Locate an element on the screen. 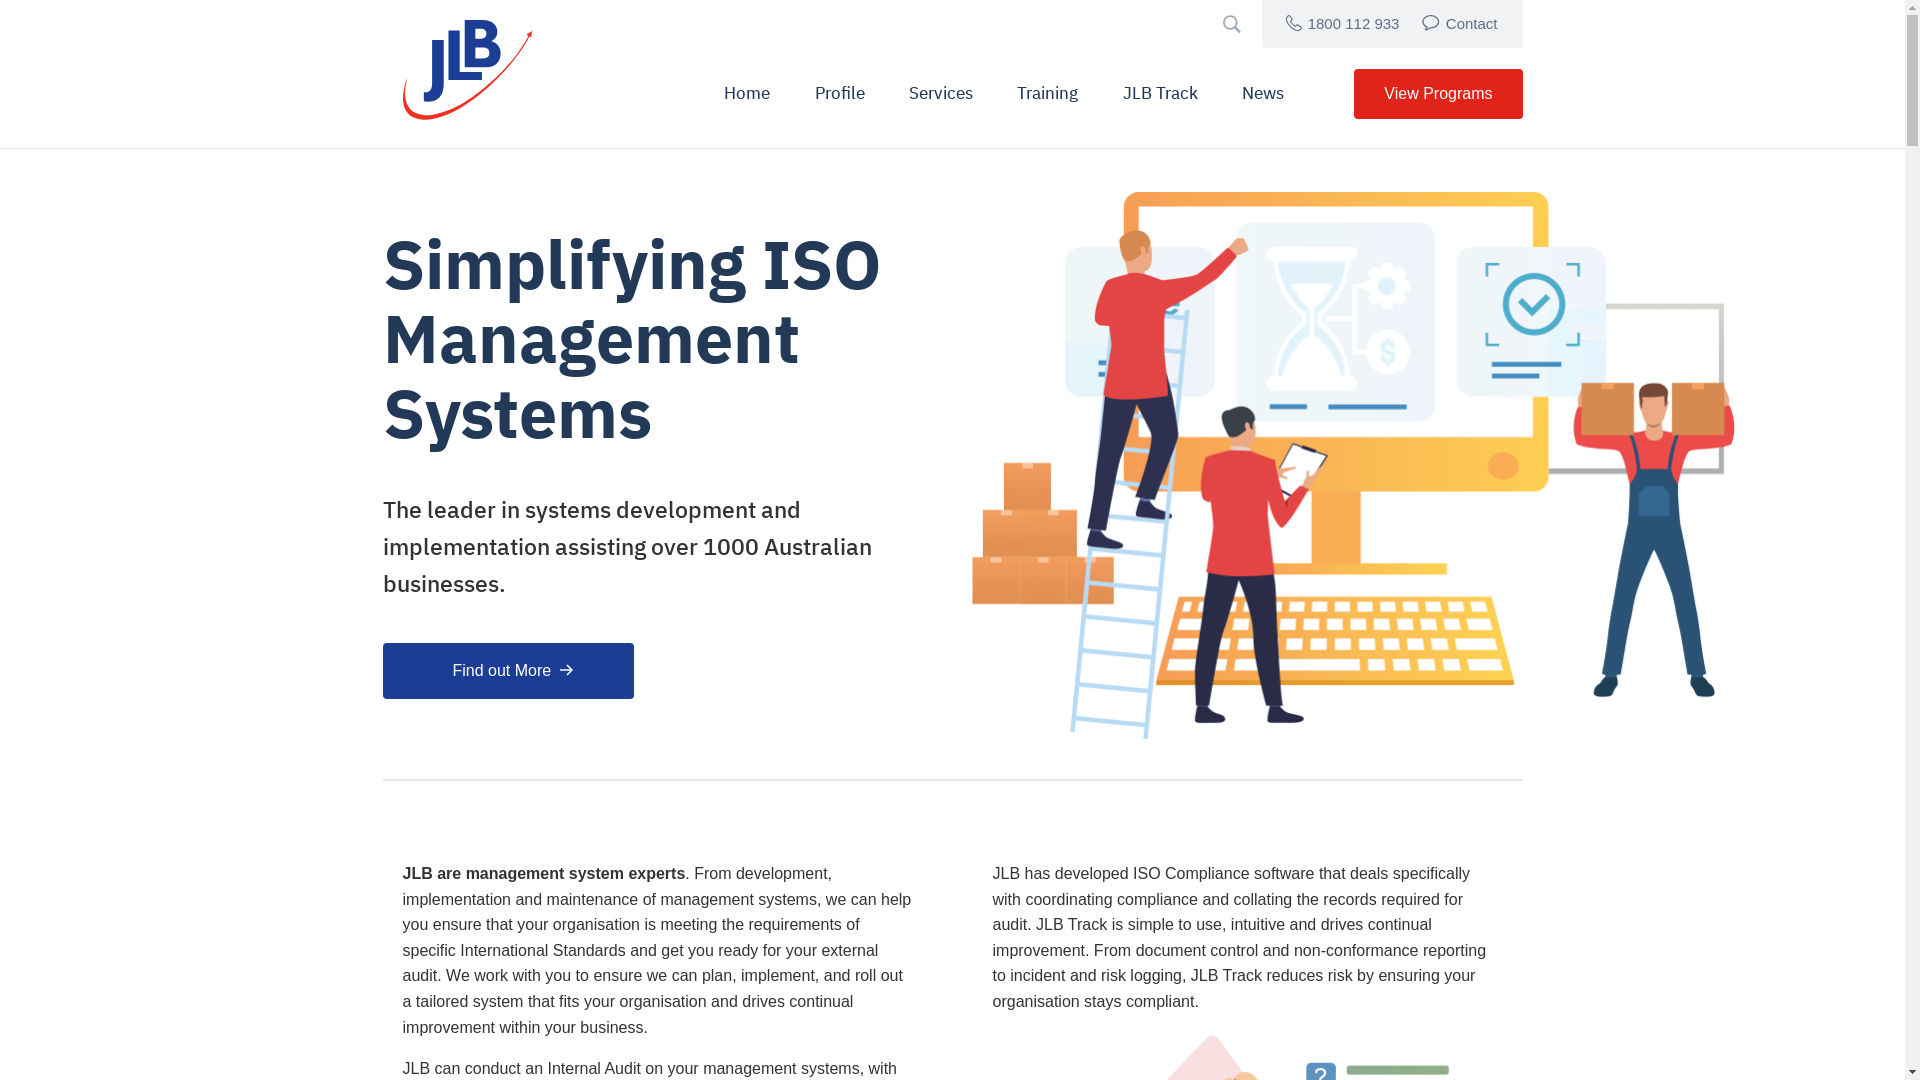 The height and width of the screenshot is (1080, 1920). '1800 112 933' is located at coordinates (1343, 23).